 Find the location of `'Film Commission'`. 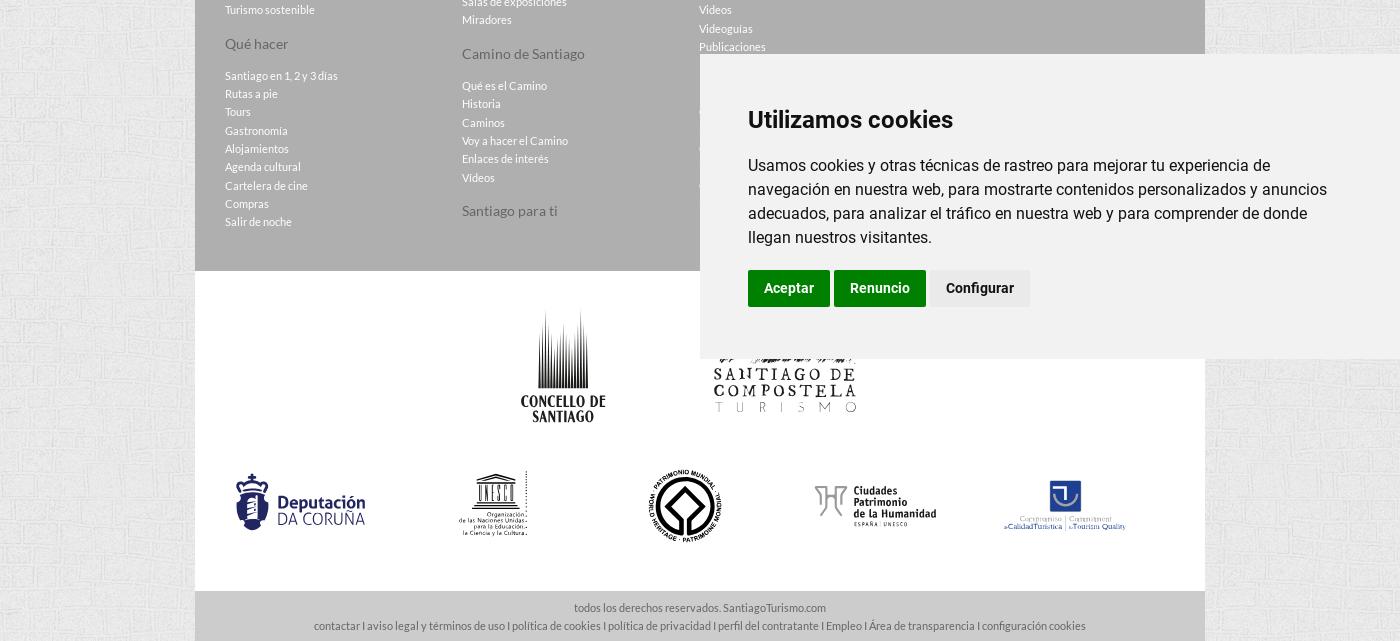

'Film Commission' is located at coordinates (740, 165).